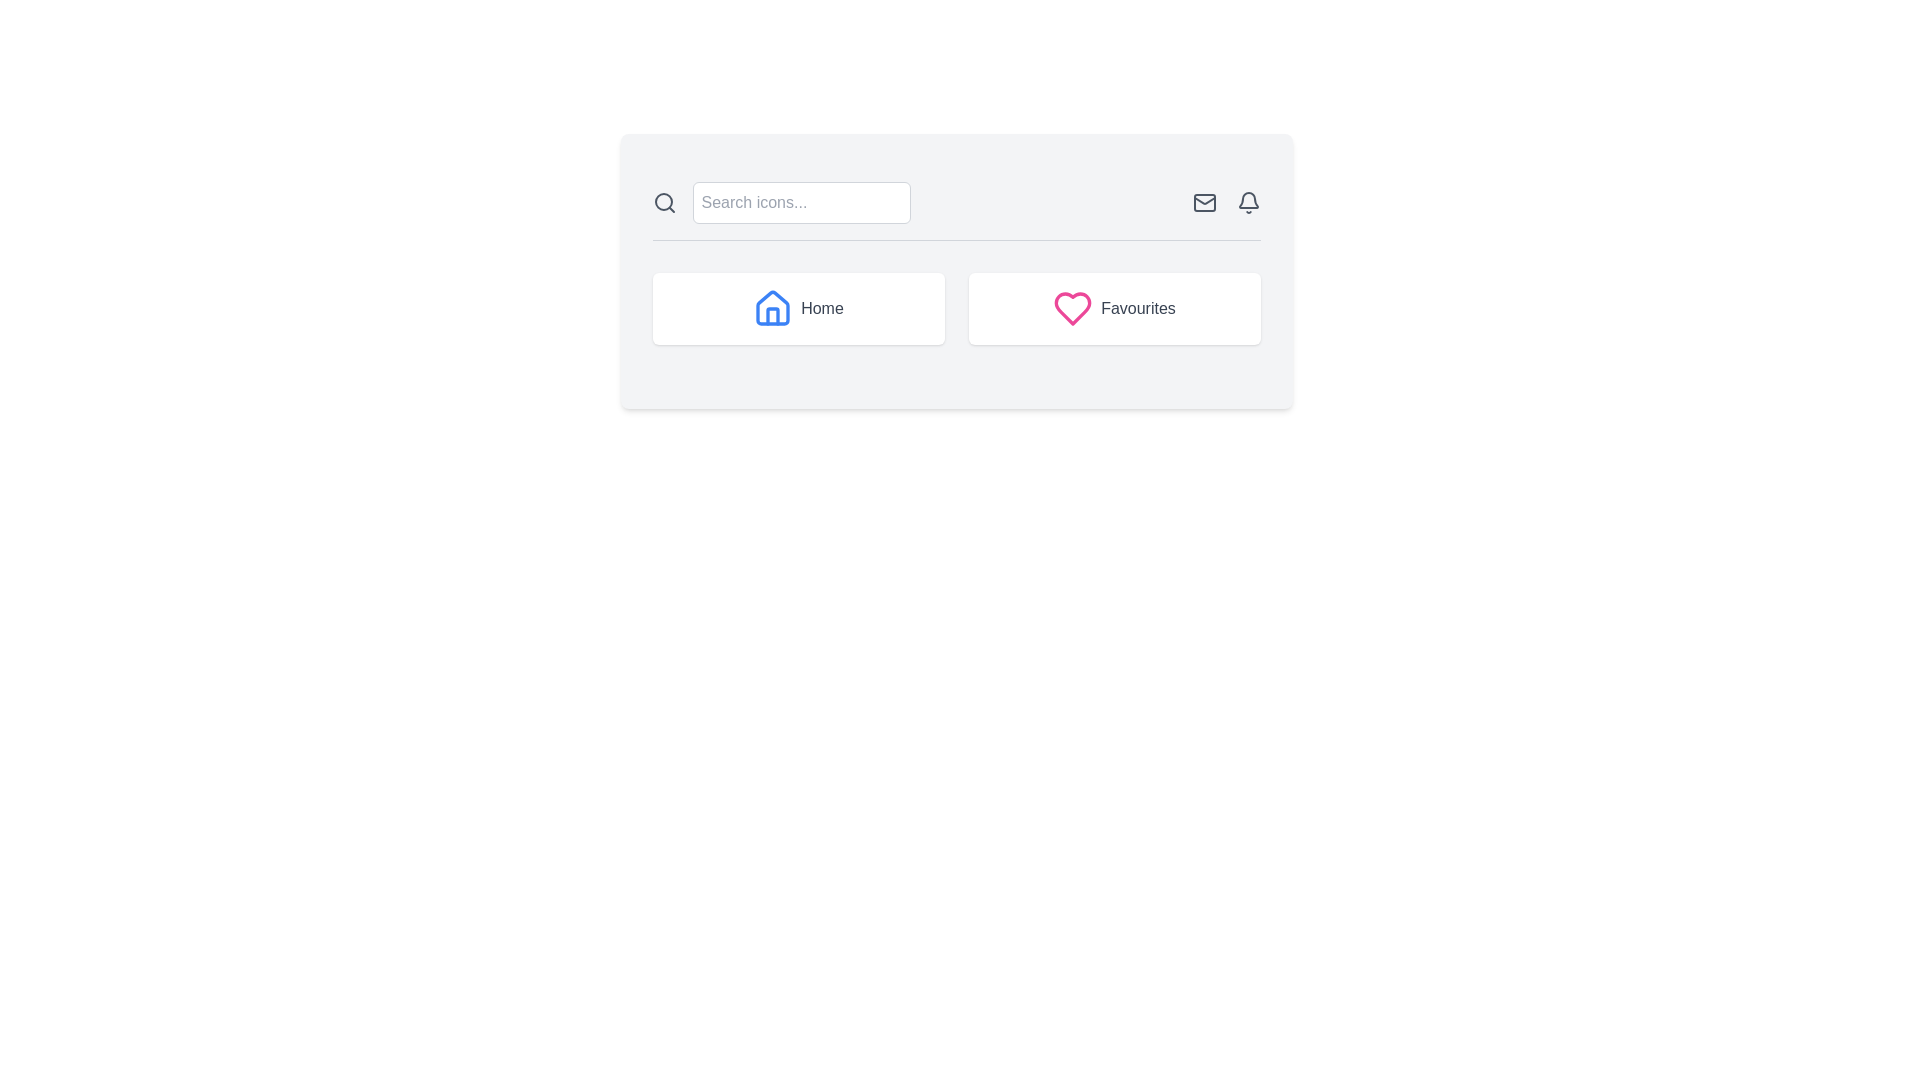 The image size is (1920, 1080). Describe the element at coordinates (1203, 203) in the screenshot. I see `the envelope icon in the top-right section of the application interface` at that location.